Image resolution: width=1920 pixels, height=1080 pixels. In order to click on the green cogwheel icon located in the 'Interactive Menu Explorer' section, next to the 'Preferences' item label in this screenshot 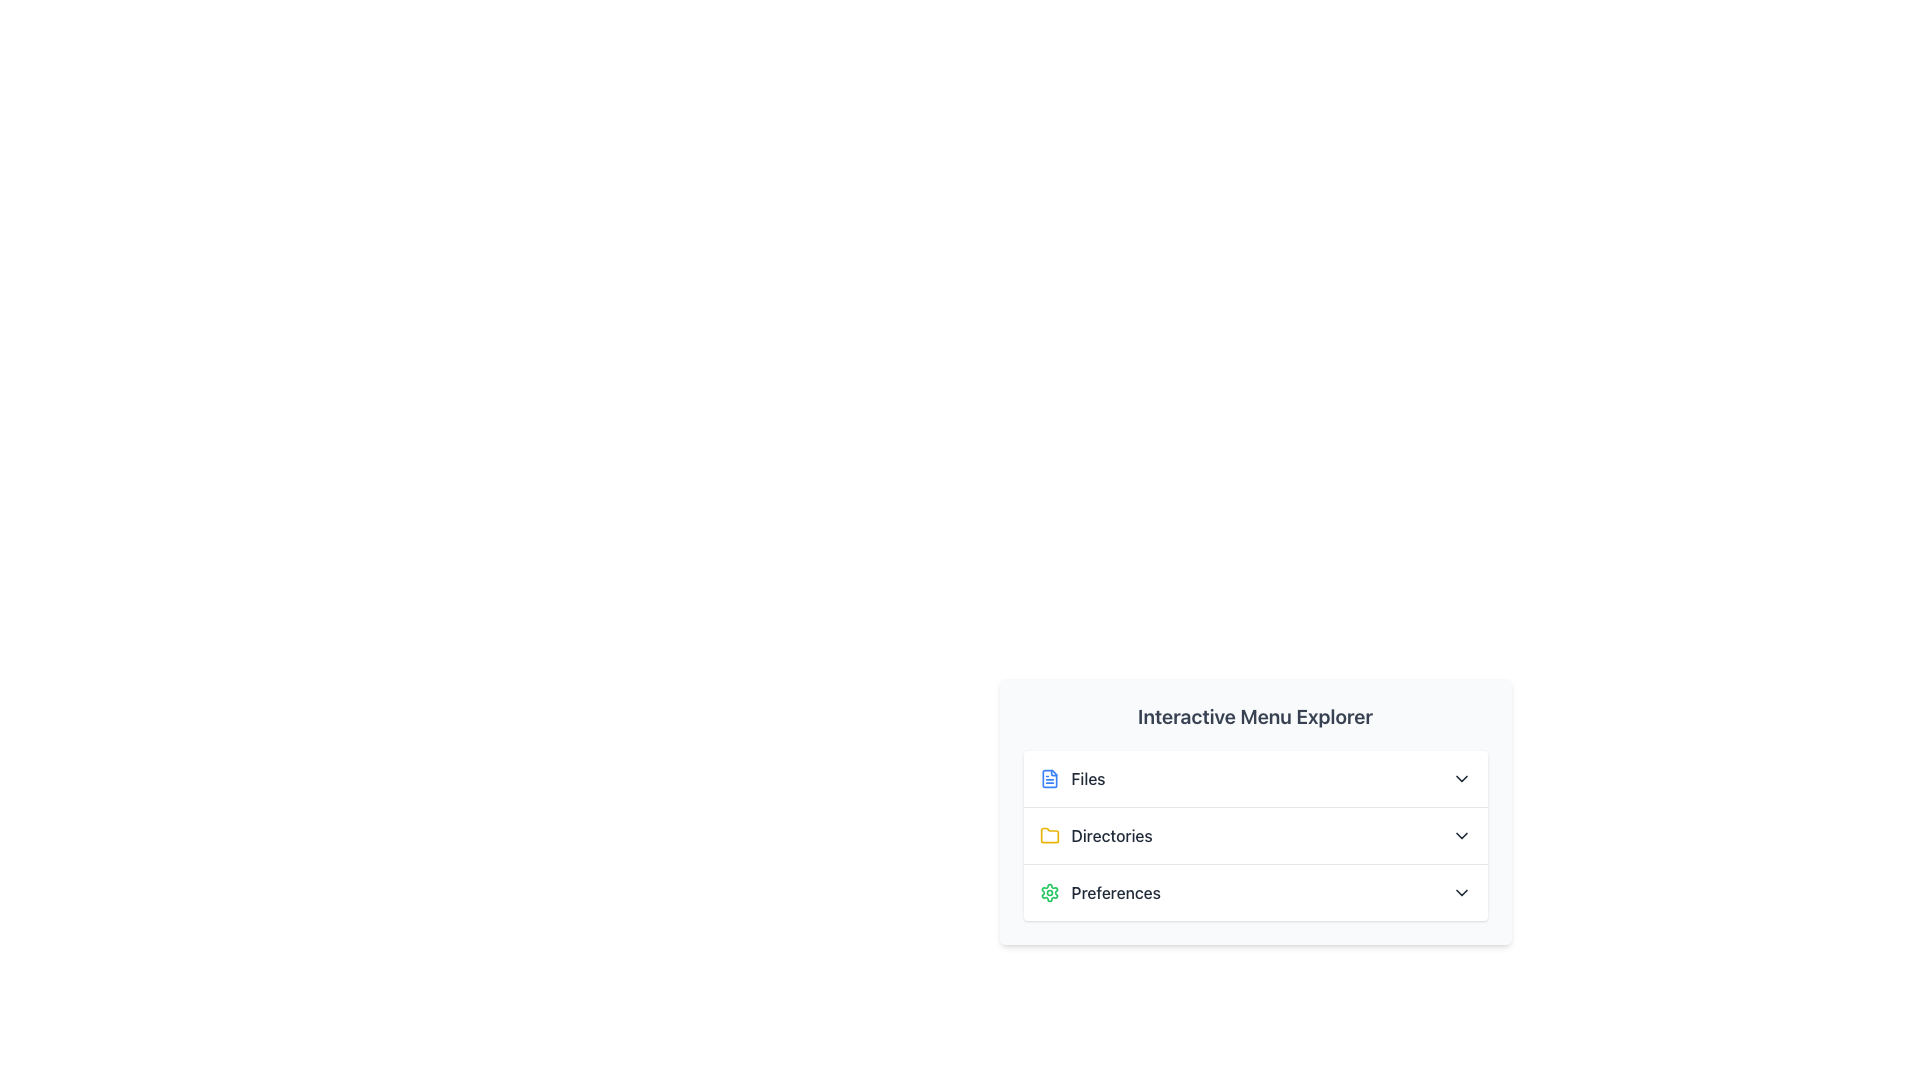, I will do `click(1048, 892)`.